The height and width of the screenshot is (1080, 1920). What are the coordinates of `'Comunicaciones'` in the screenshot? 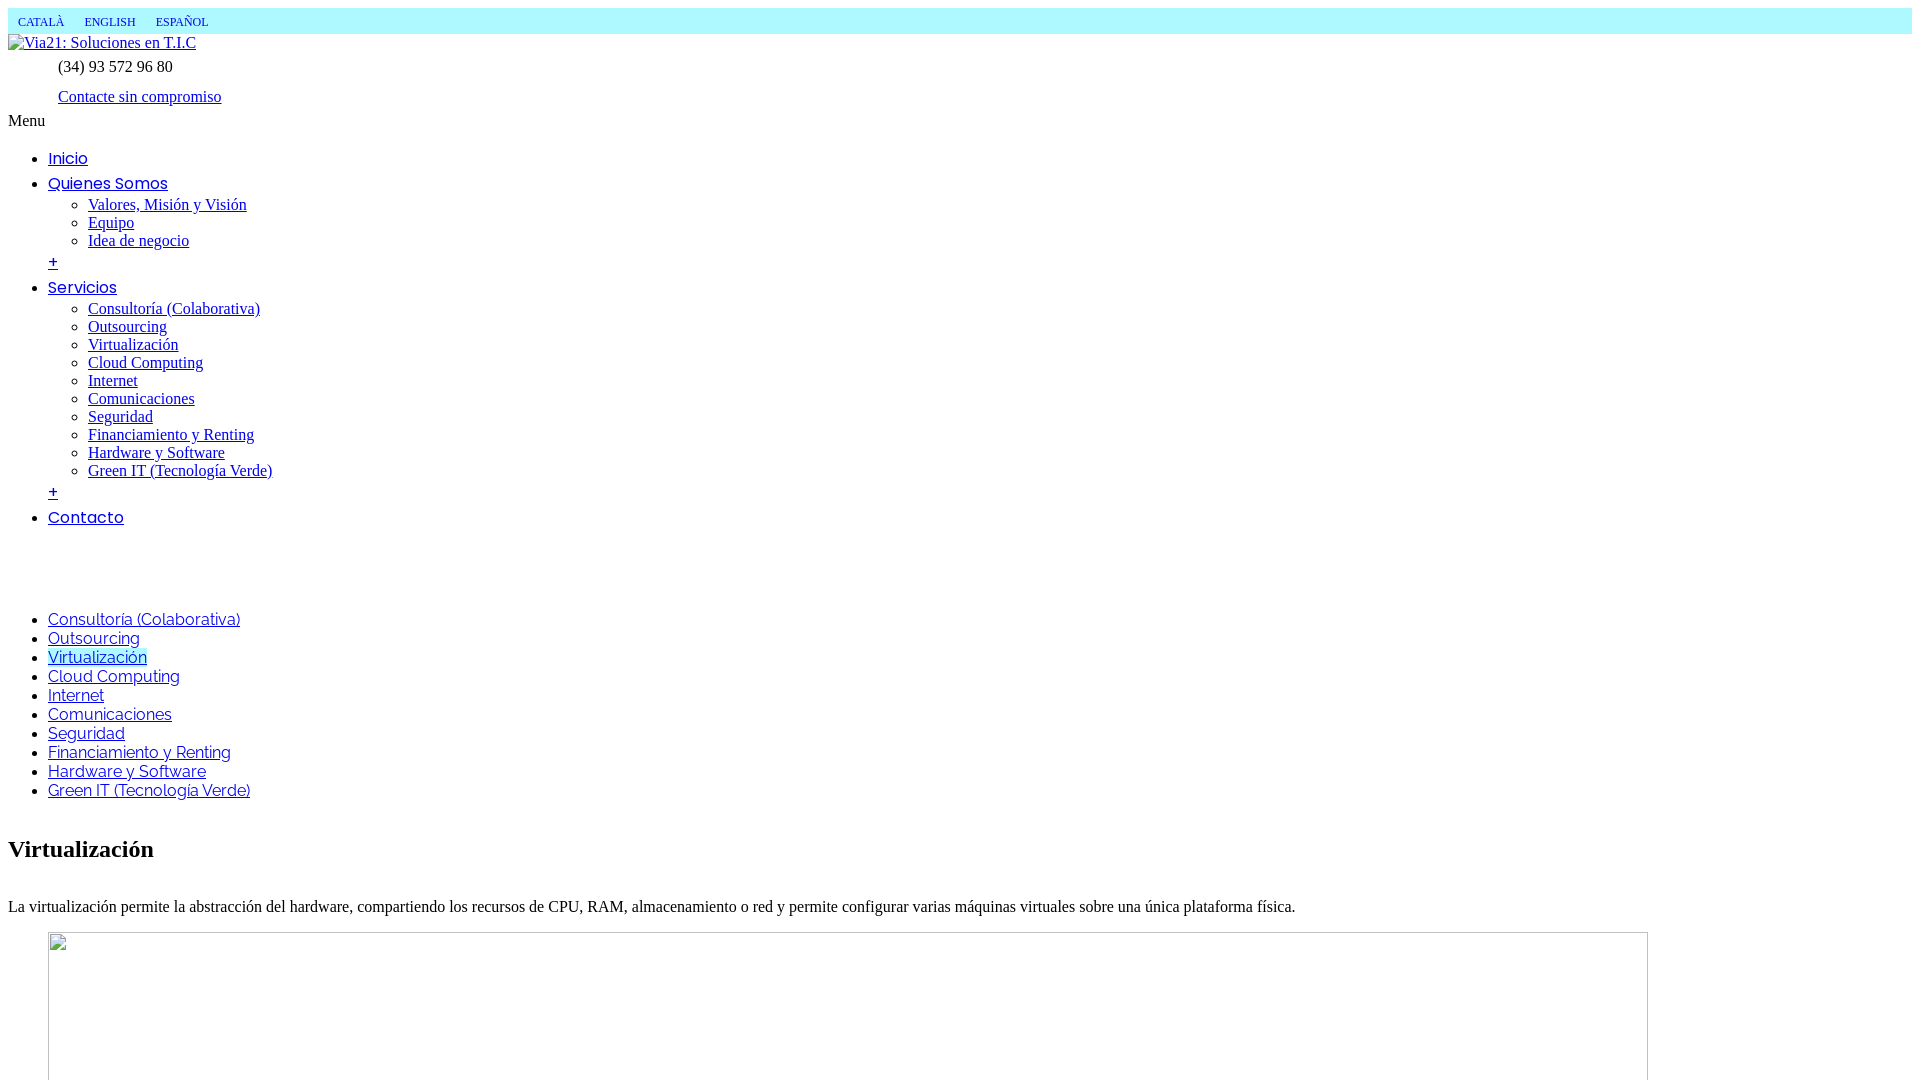 It's located at (140, 398).